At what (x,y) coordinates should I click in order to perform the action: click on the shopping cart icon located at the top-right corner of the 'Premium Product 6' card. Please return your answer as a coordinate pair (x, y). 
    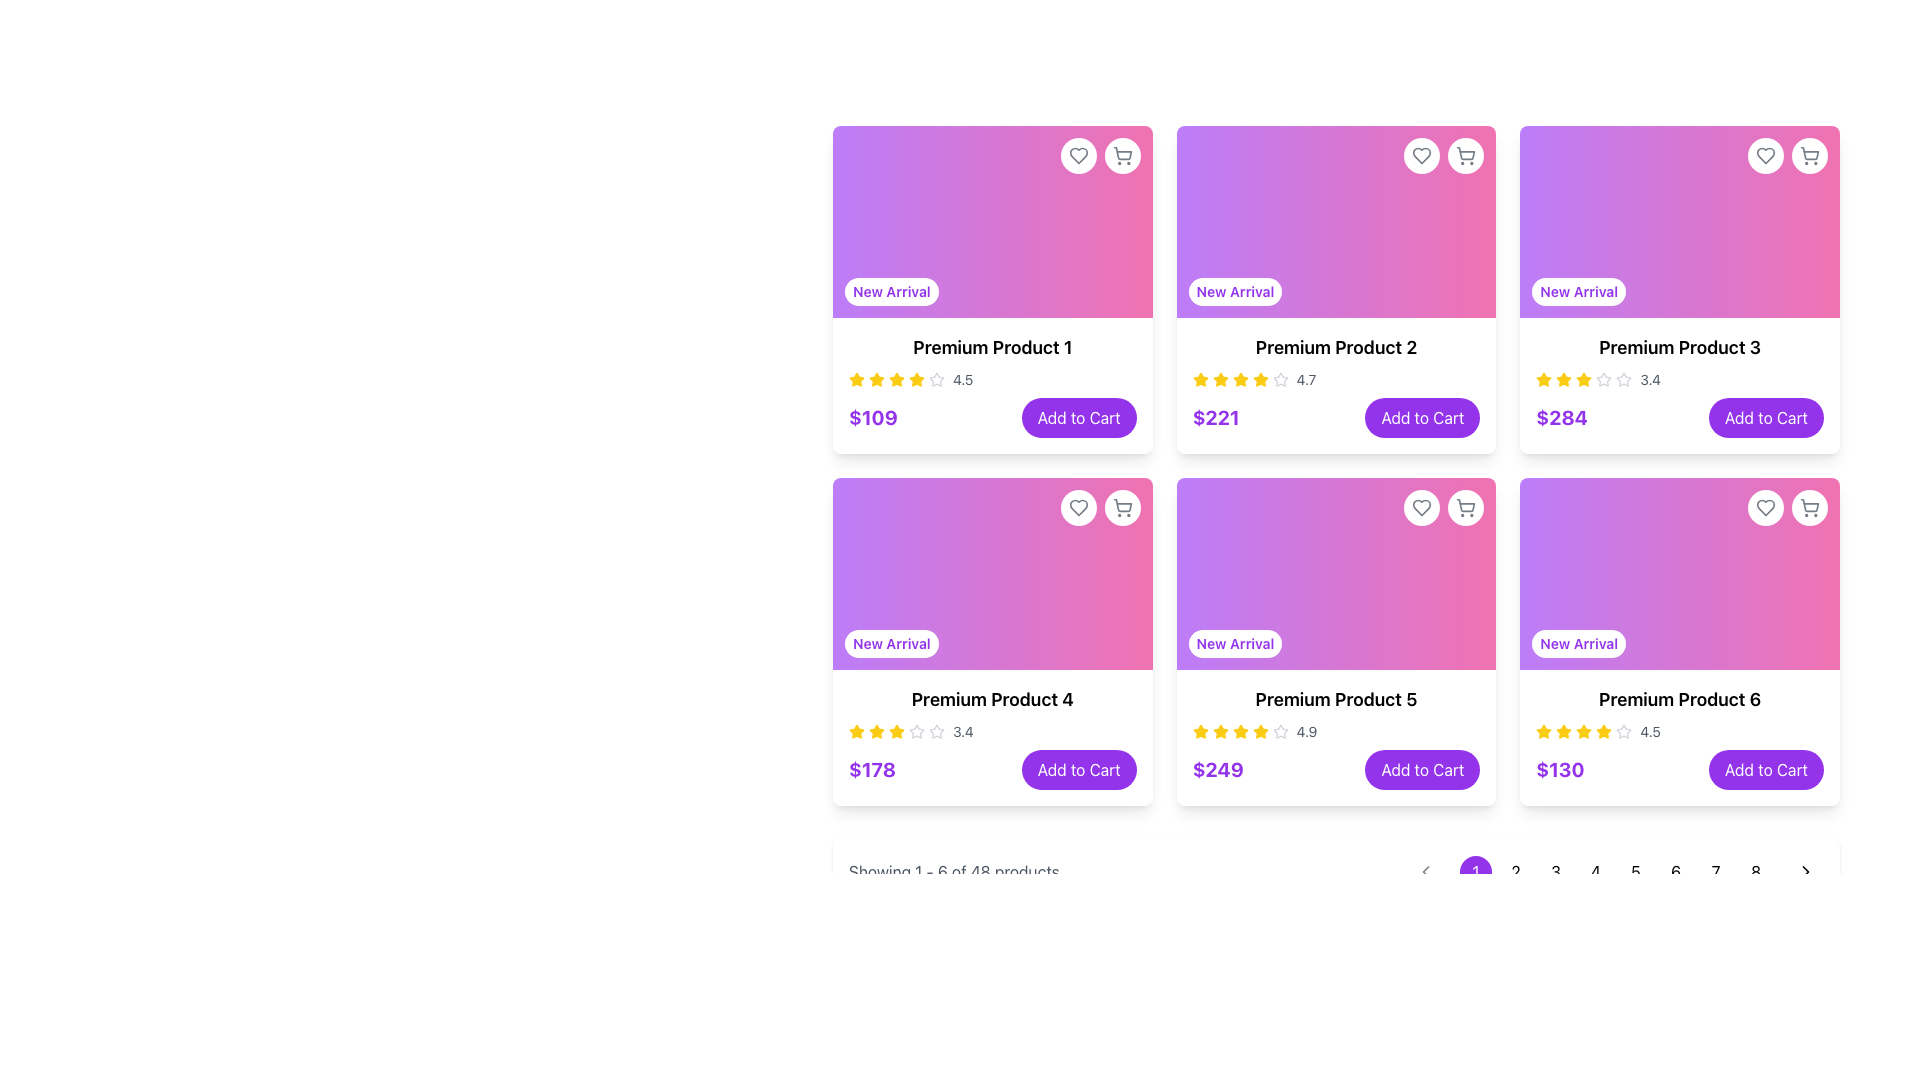
    Looking at the image, I should click on (1809, 507).